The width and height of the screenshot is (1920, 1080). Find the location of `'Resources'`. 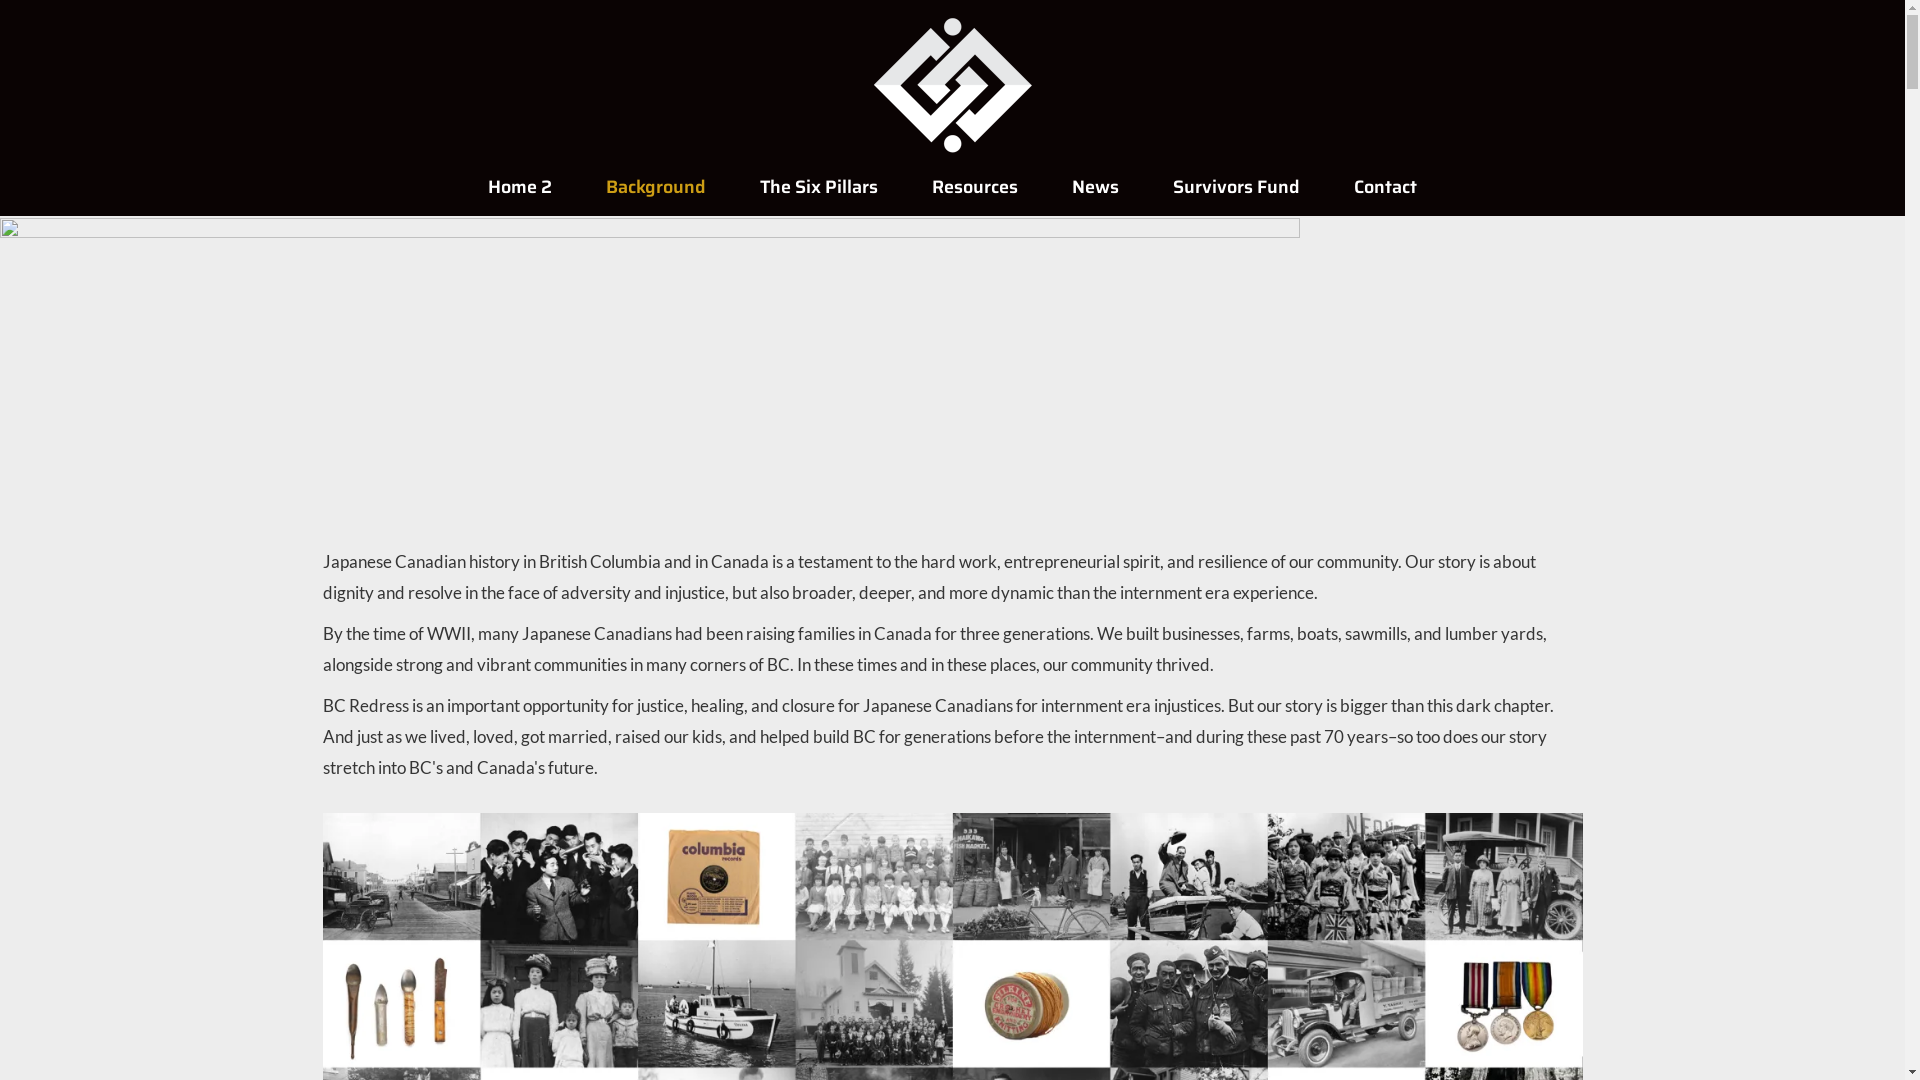

'Resources' is located at coordinates (974, 186).